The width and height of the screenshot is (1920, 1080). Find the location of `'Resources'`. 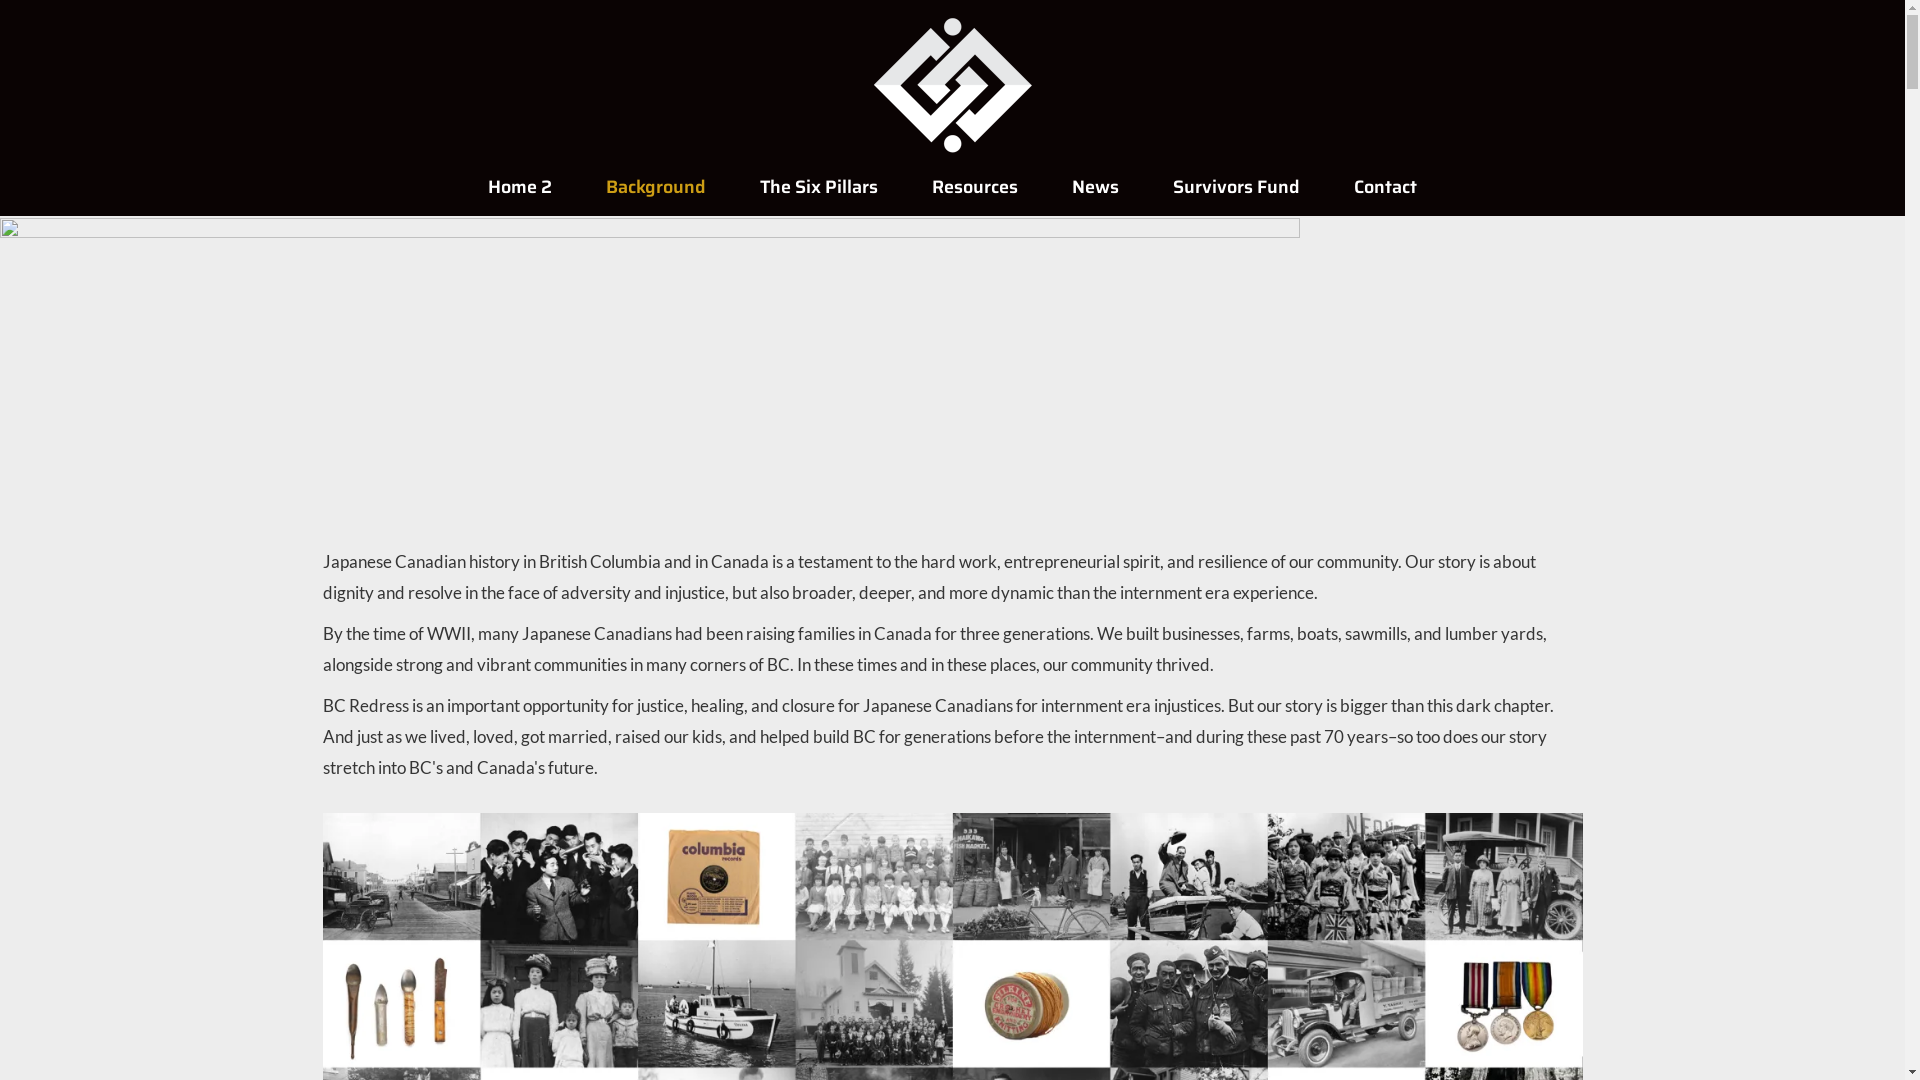

'Resources' is located at coordinates (974, 186).